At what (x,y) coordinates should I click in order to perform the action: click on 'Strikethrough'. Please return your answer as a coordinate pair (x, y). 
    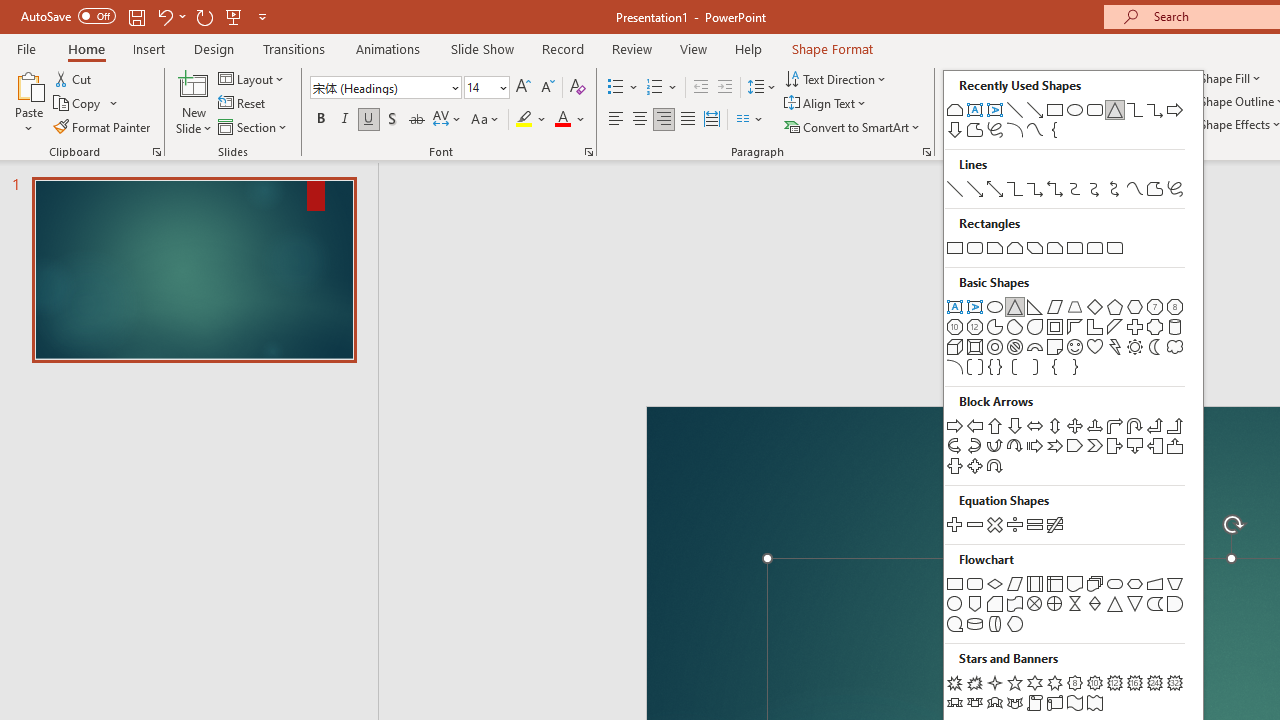
    Looking at the image, I should click on (415, 119).